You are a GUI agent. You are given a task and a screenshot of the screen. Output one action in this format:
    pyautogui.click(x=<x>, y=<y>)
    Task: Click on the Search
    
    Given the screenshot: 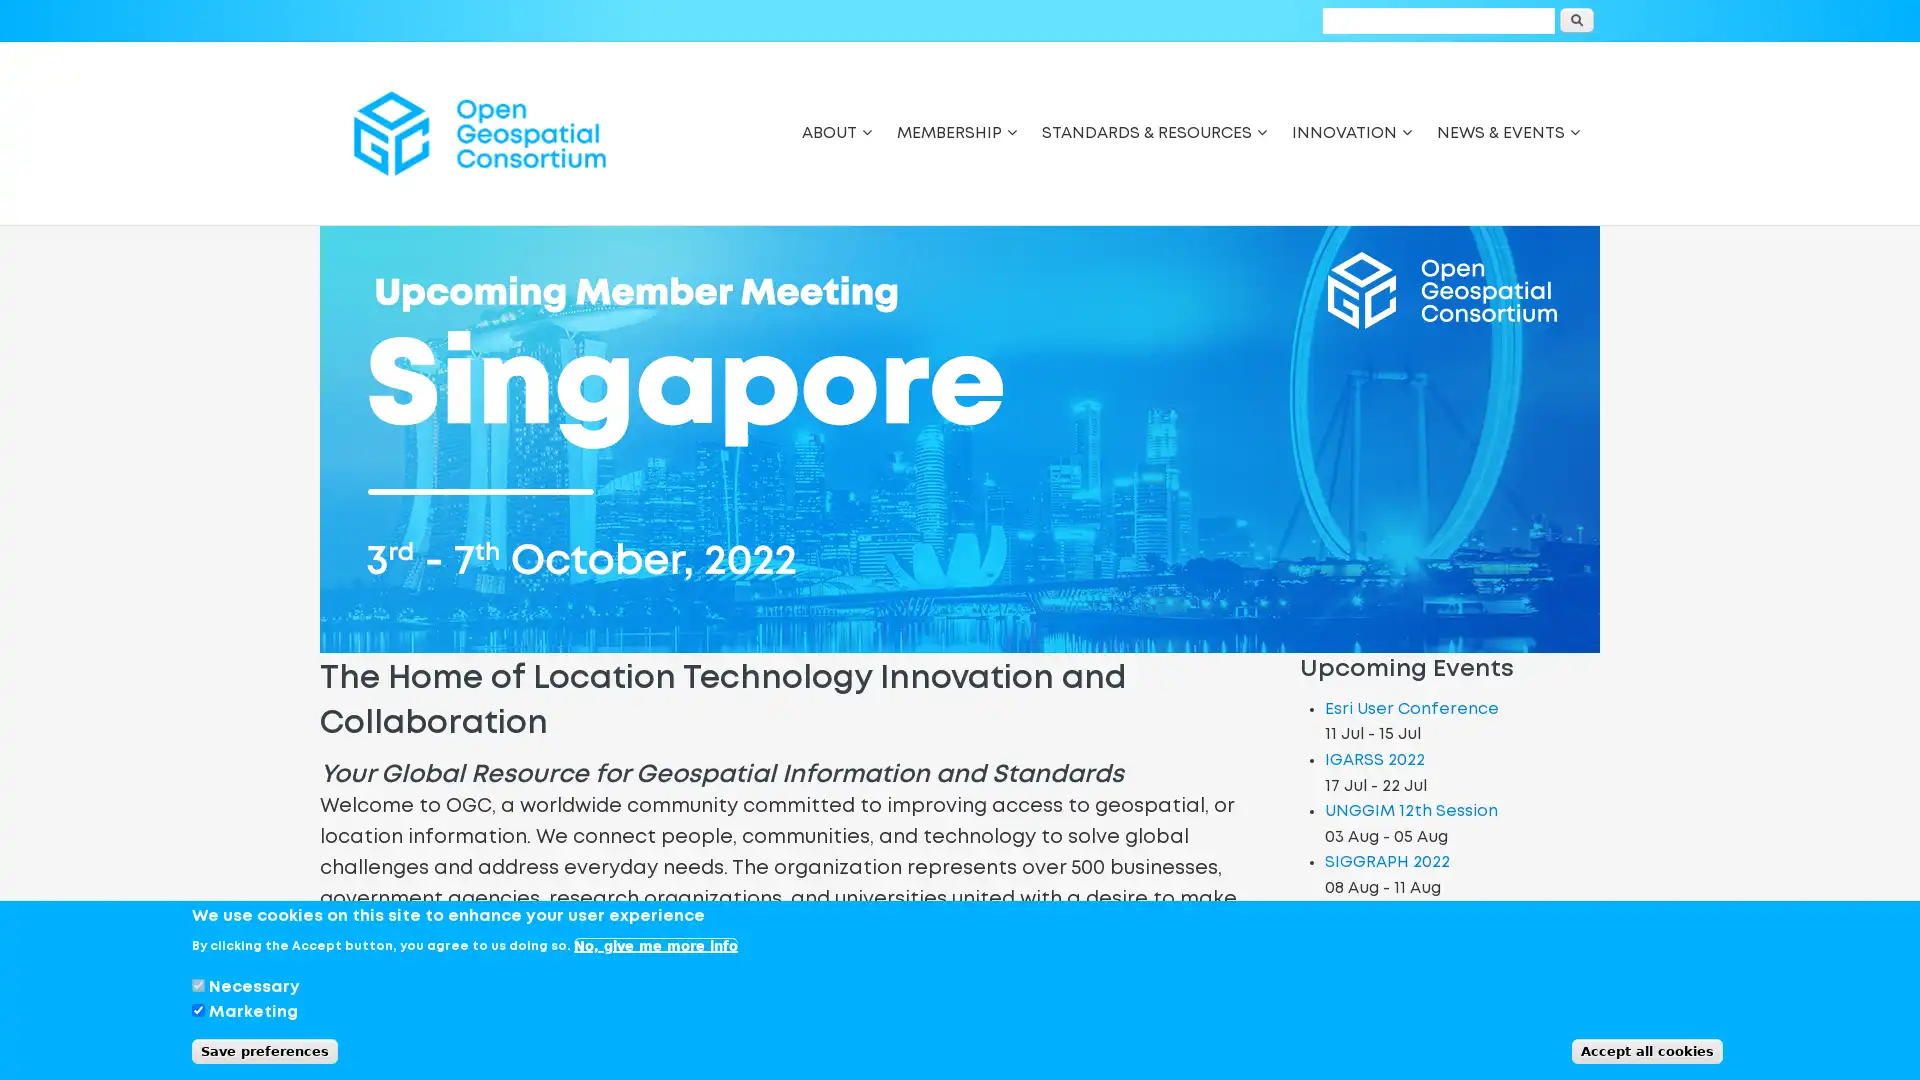 What is the action you would take?
    pyautogui.click(x=1576, y=20)
    